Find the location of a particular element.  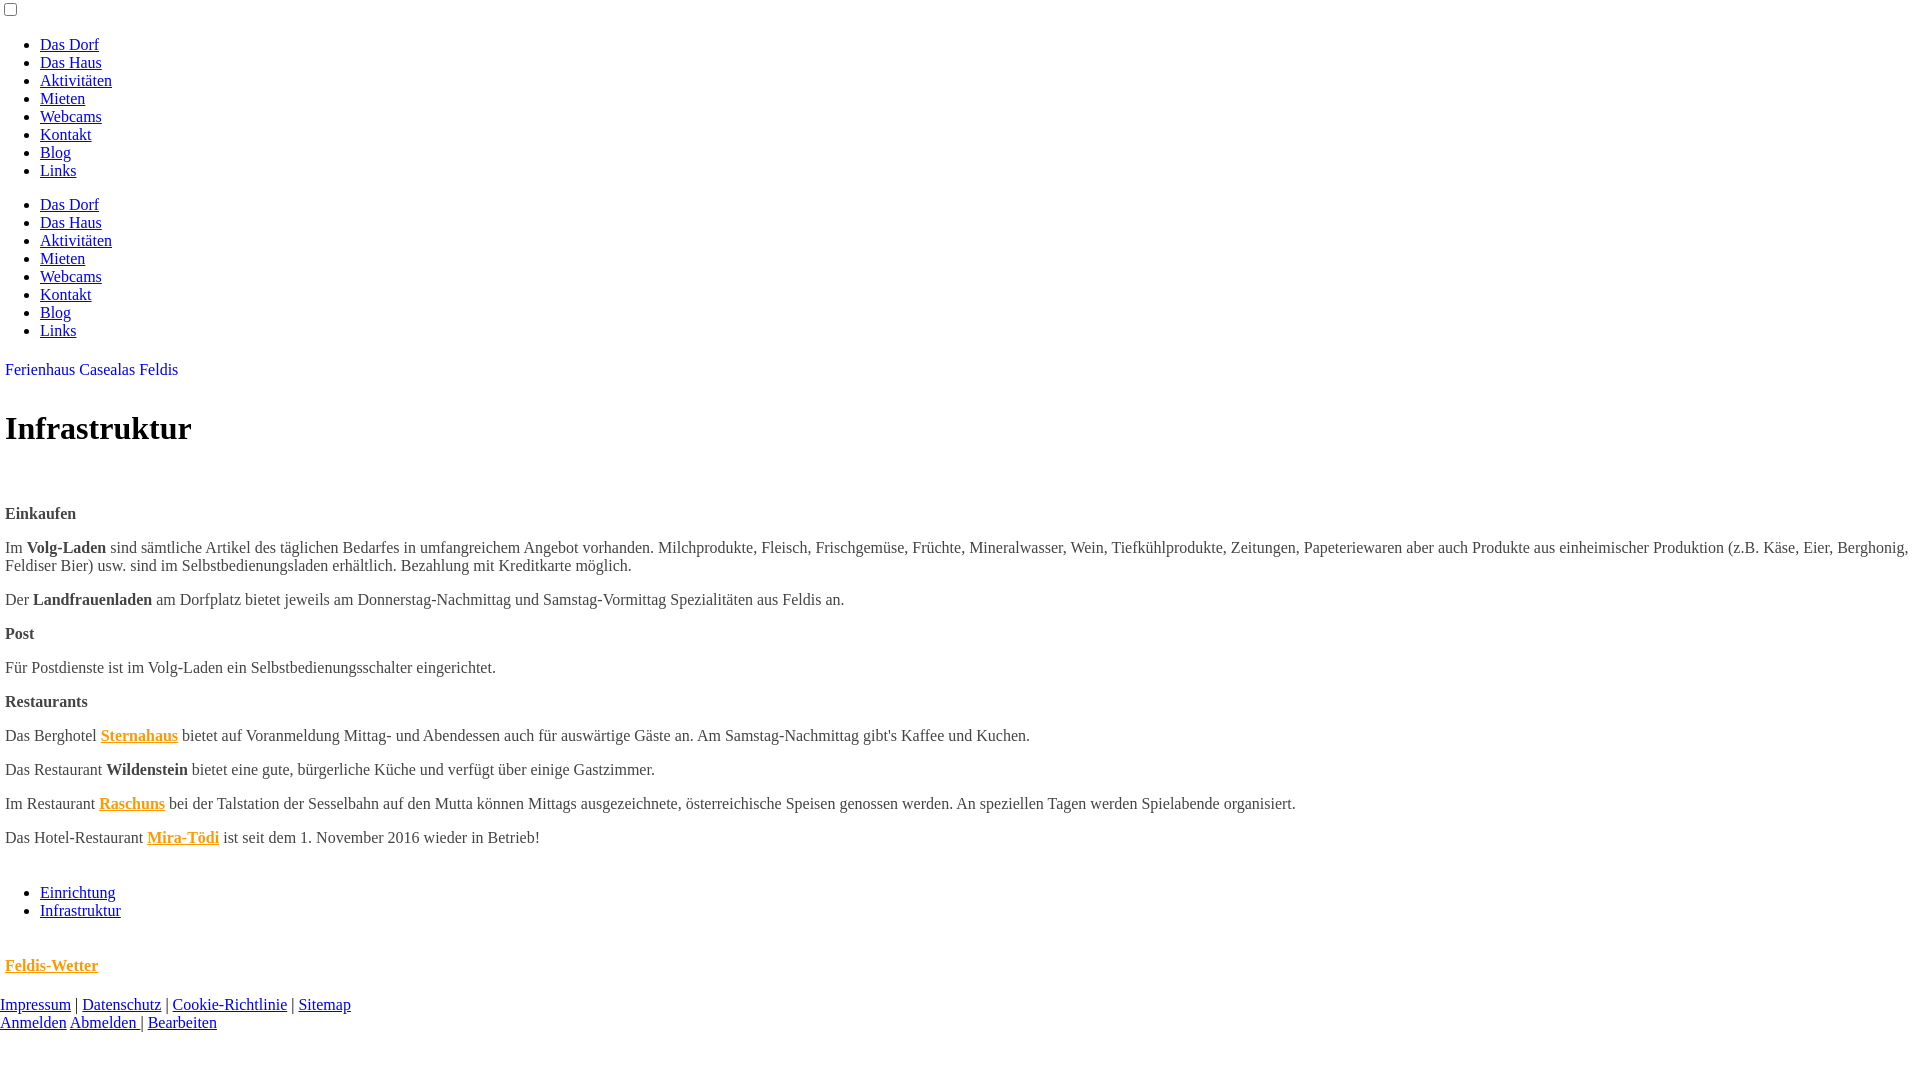

'Kontakt' is located at coordinates (66, 134).